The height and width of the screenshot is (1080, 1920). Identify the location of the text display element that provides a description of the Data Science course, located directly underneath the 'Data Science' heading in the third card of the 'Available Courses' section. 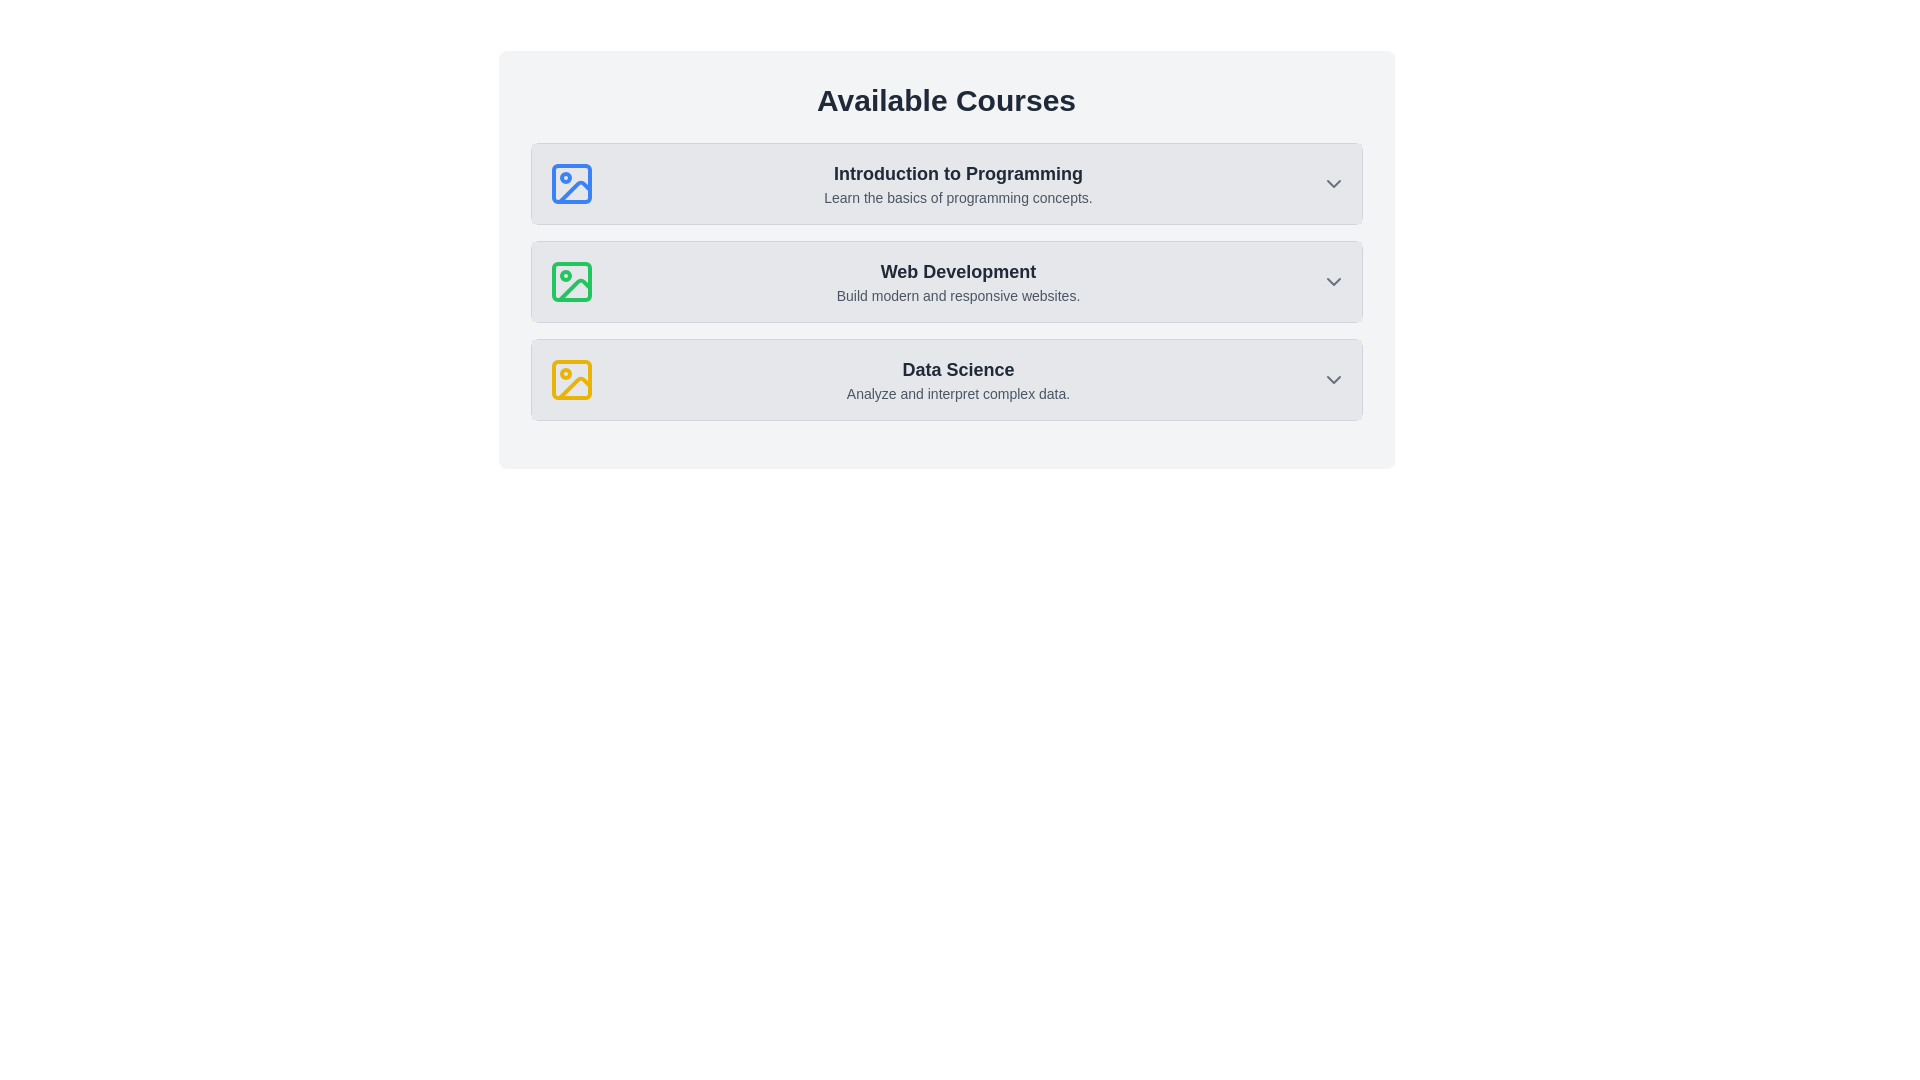
(957, 393).